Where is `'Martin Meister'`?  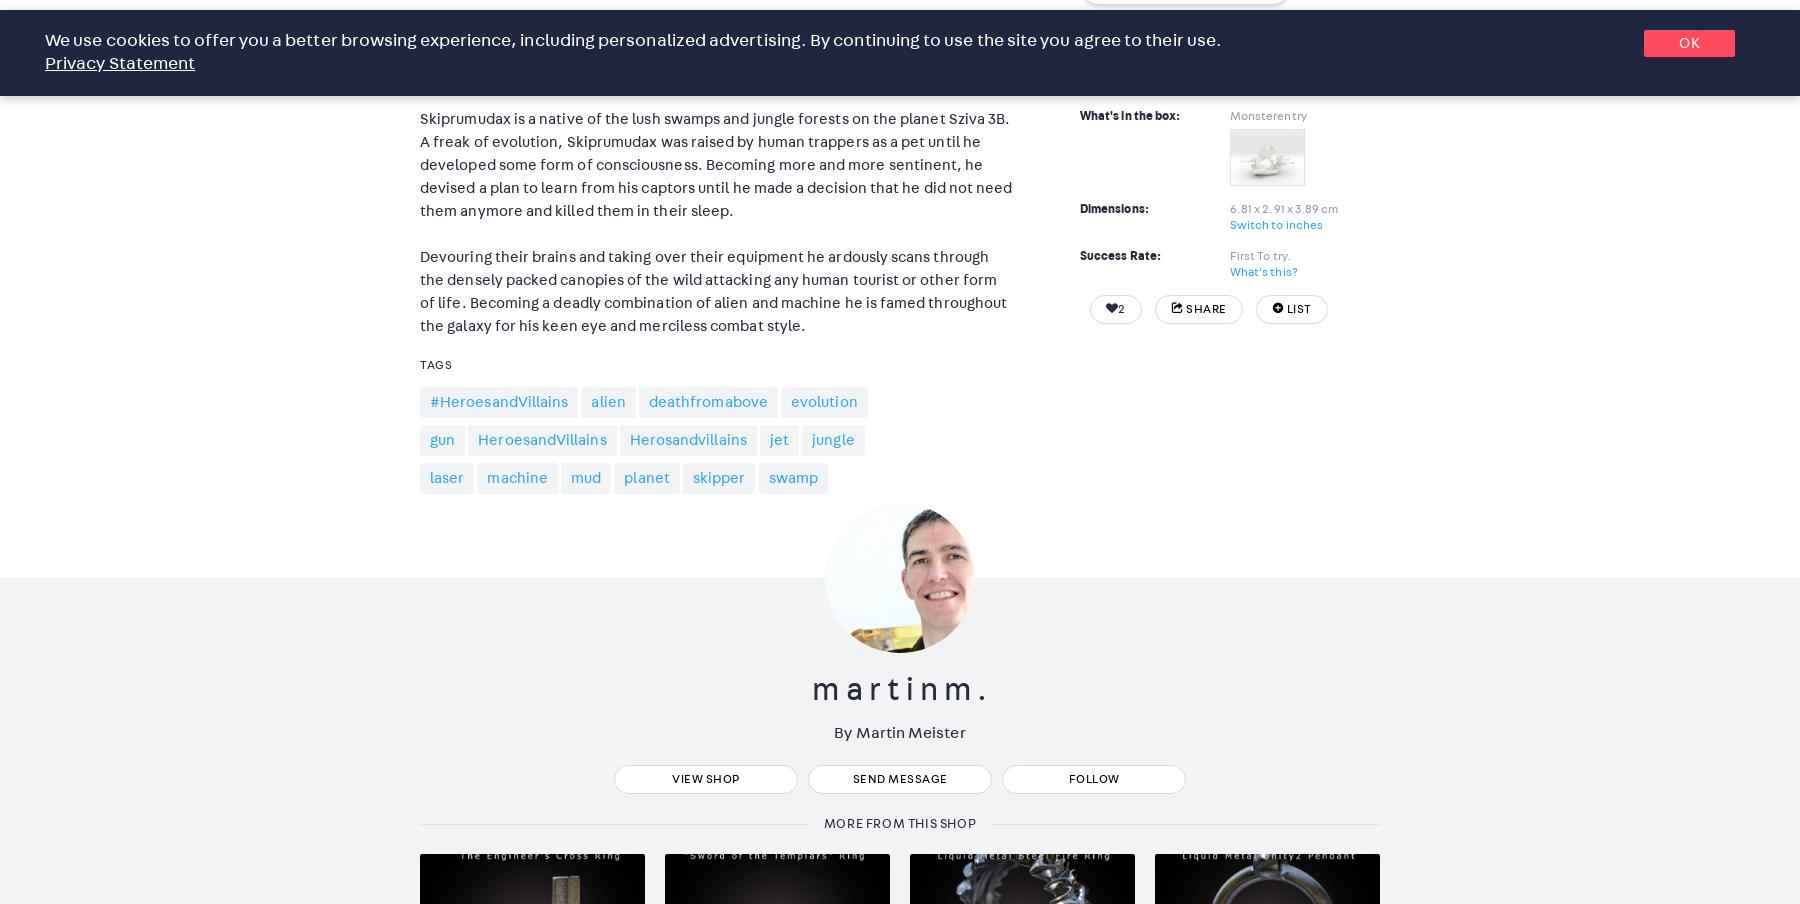 'Martin Meister' is located at coordinates (909, 730).